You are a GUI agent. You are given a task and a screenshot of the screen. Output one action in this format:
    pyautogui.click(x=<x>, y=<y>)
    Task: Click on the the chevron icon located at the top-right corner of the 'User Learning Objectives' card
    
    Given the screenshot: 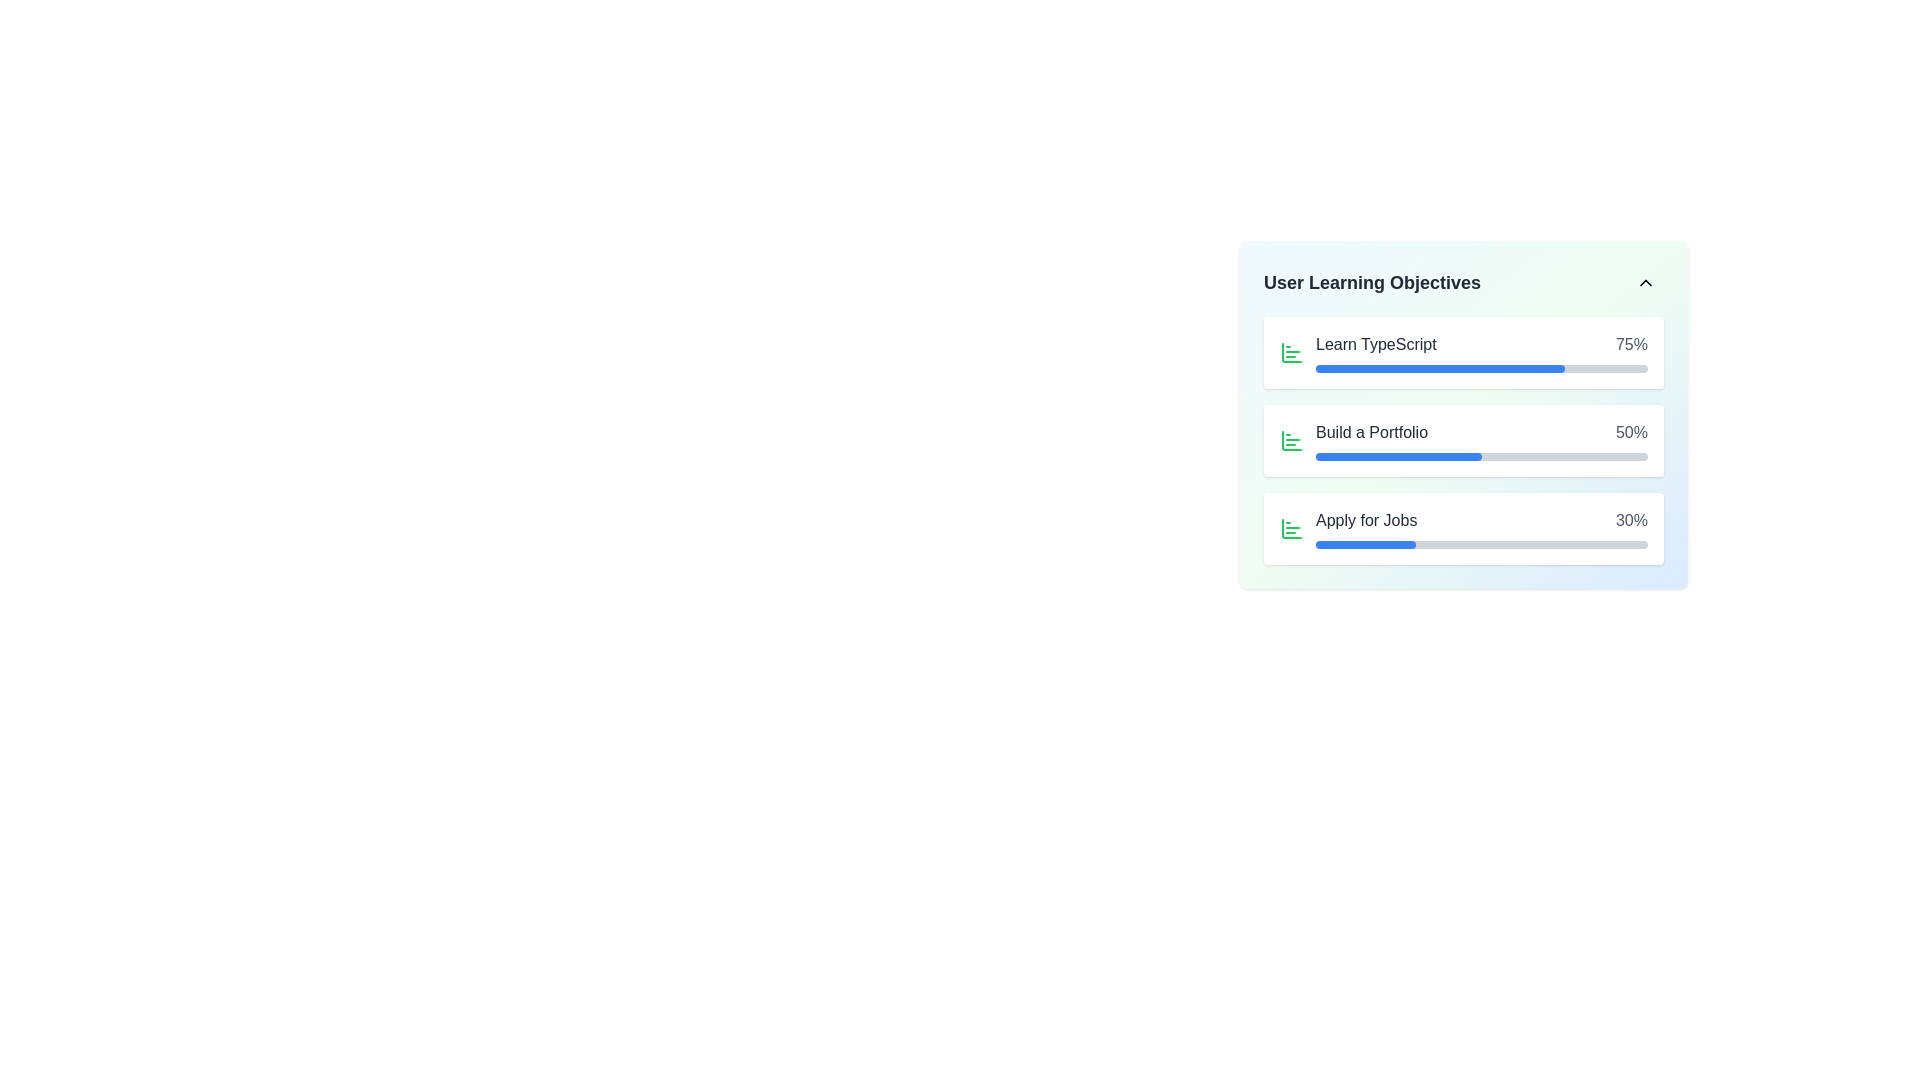 What is the action you would take?
    pyautogui.click(x=1646, y=282)
    